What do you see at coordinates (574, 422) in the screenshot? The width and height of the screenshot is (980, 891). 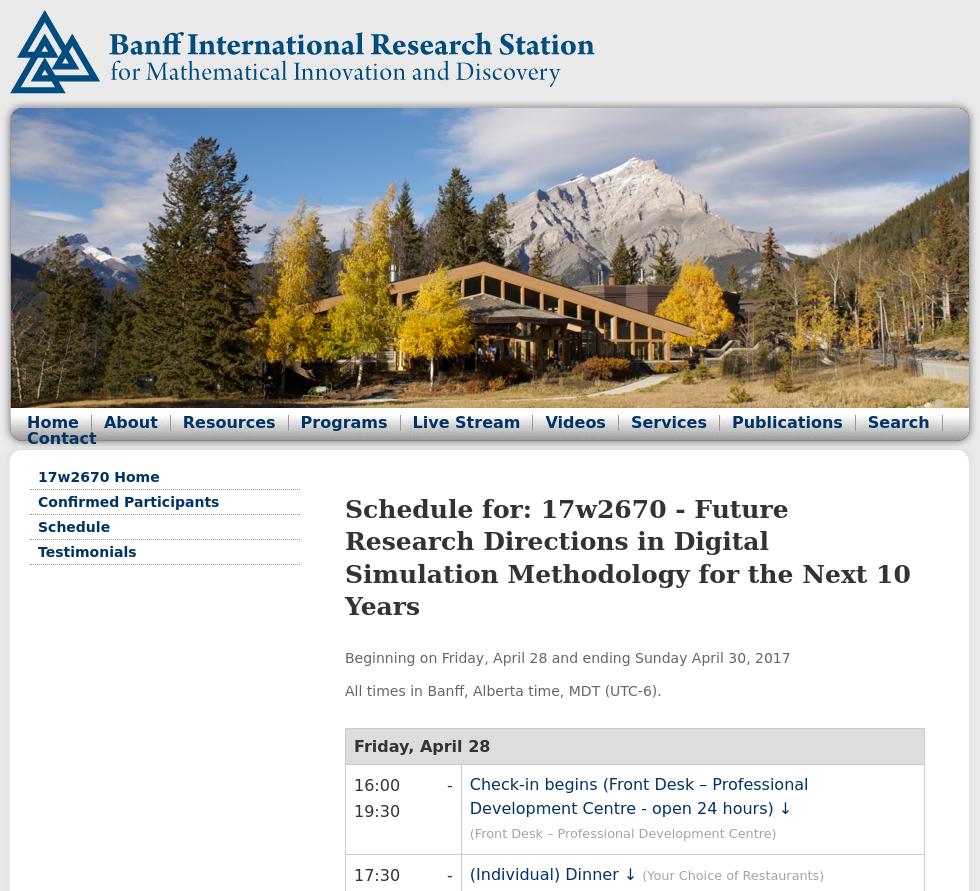 I see `'Videos'` at bounding box center [574, 422].